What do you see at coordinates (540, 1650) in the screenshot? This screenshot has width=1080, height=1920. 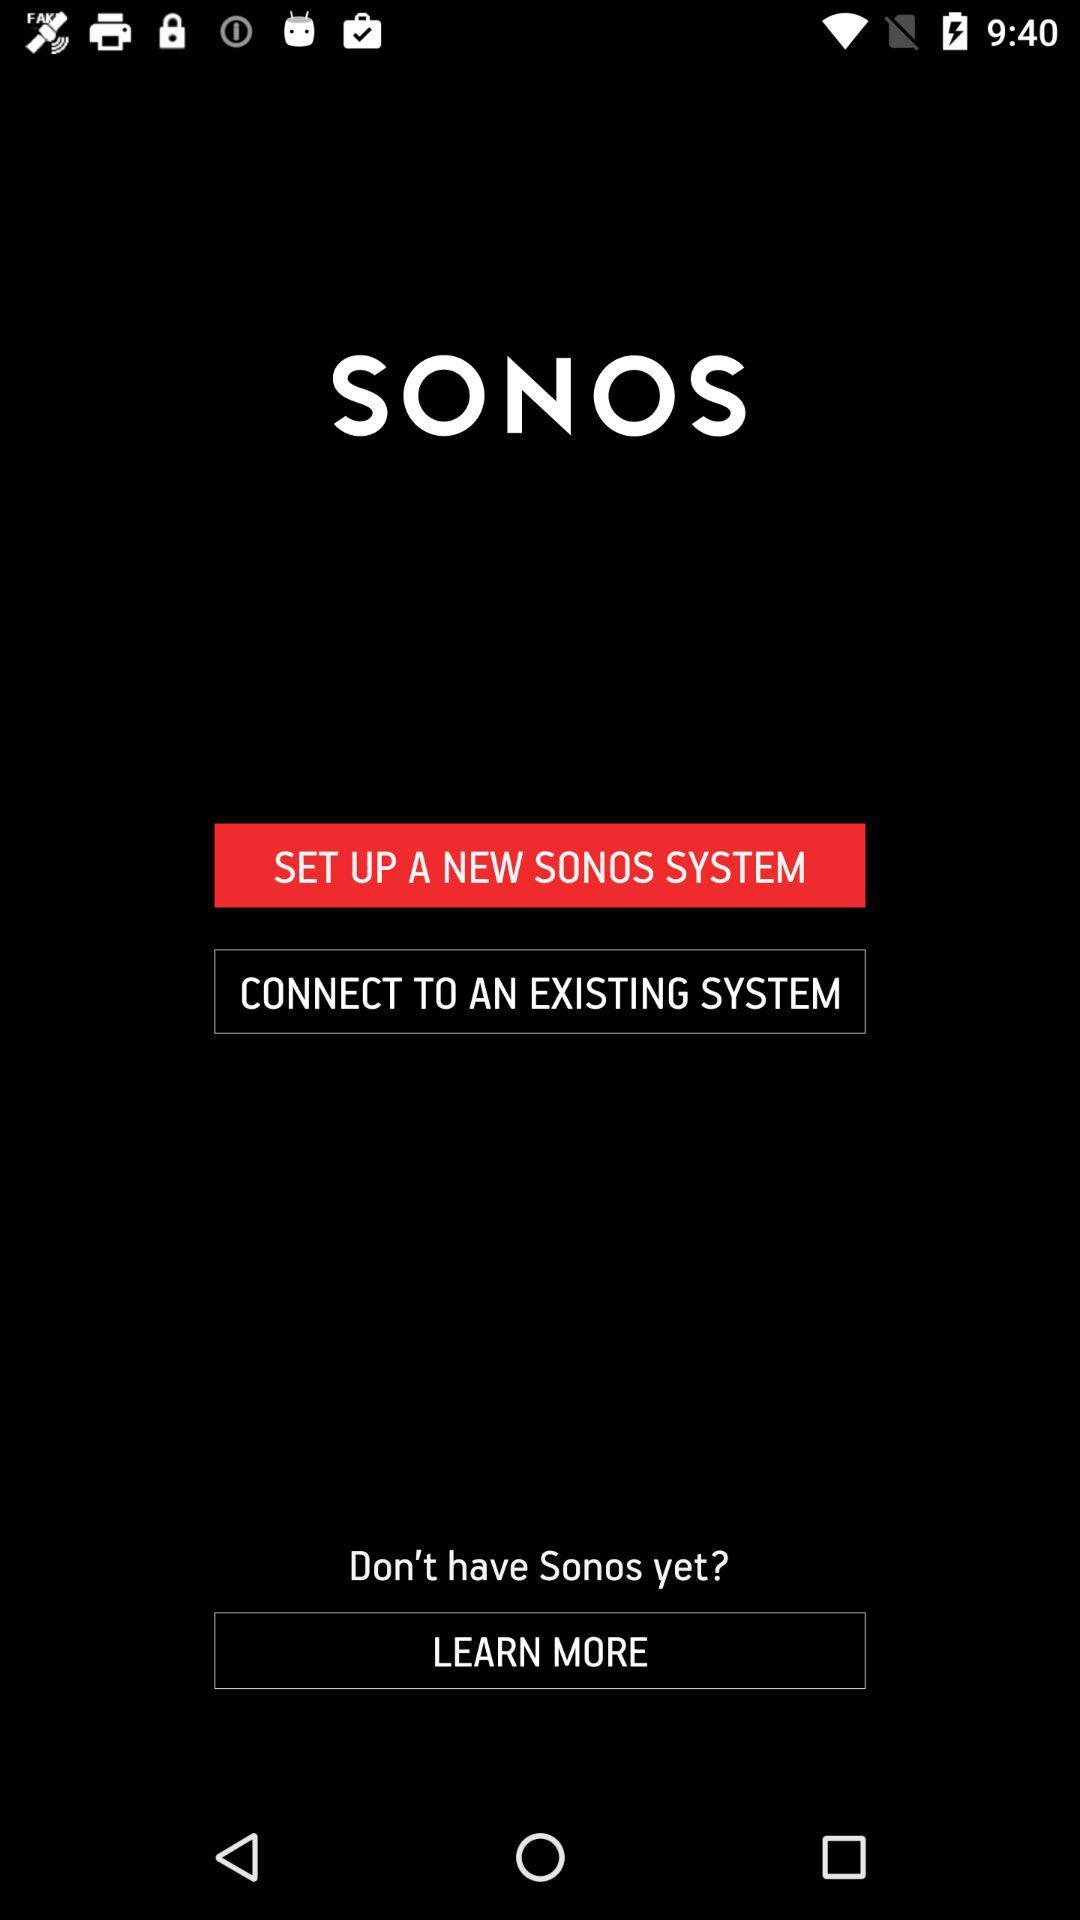 I see `learn more icon` at bounding box center [540, 1650].